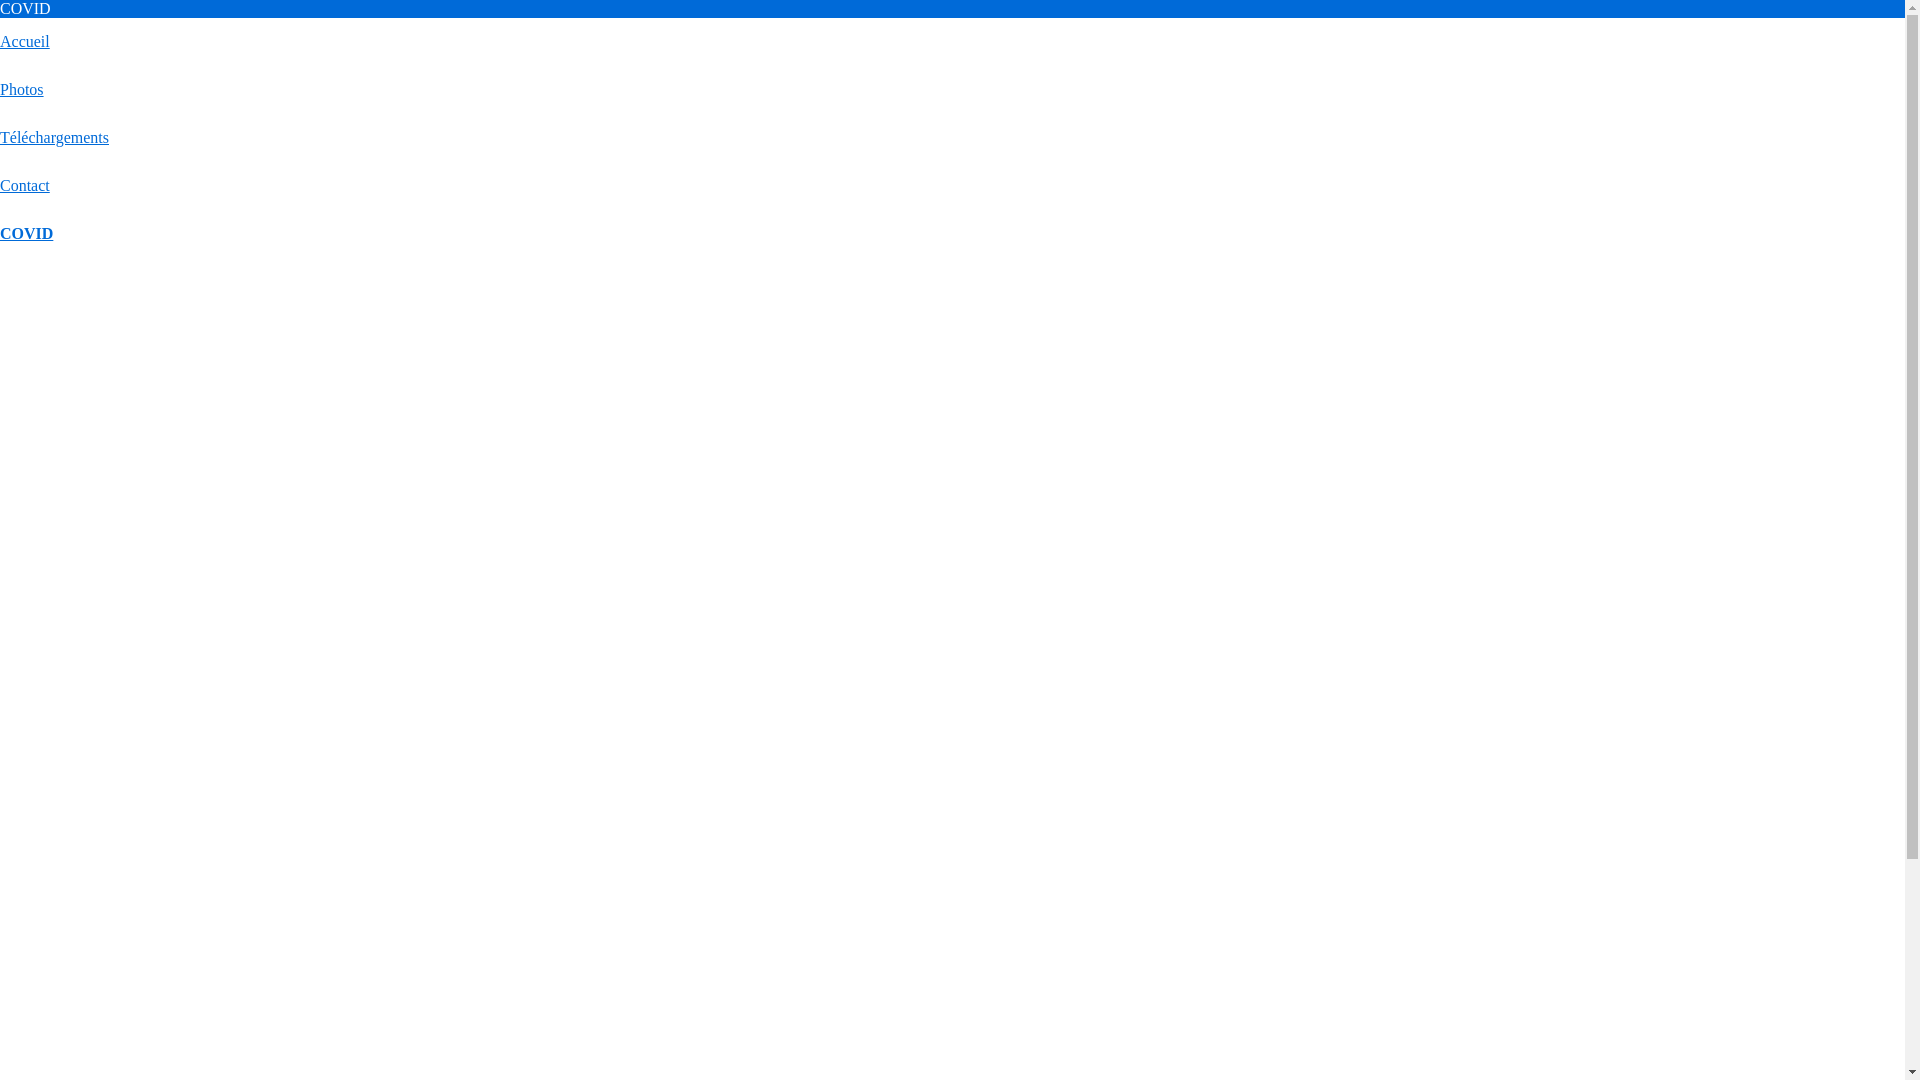 Image resolution: width=1920 pixels, height=1080 pixels. Describe the element at coordinates (24, 41) in the screenshot. I see `'Accueil'` at that location.